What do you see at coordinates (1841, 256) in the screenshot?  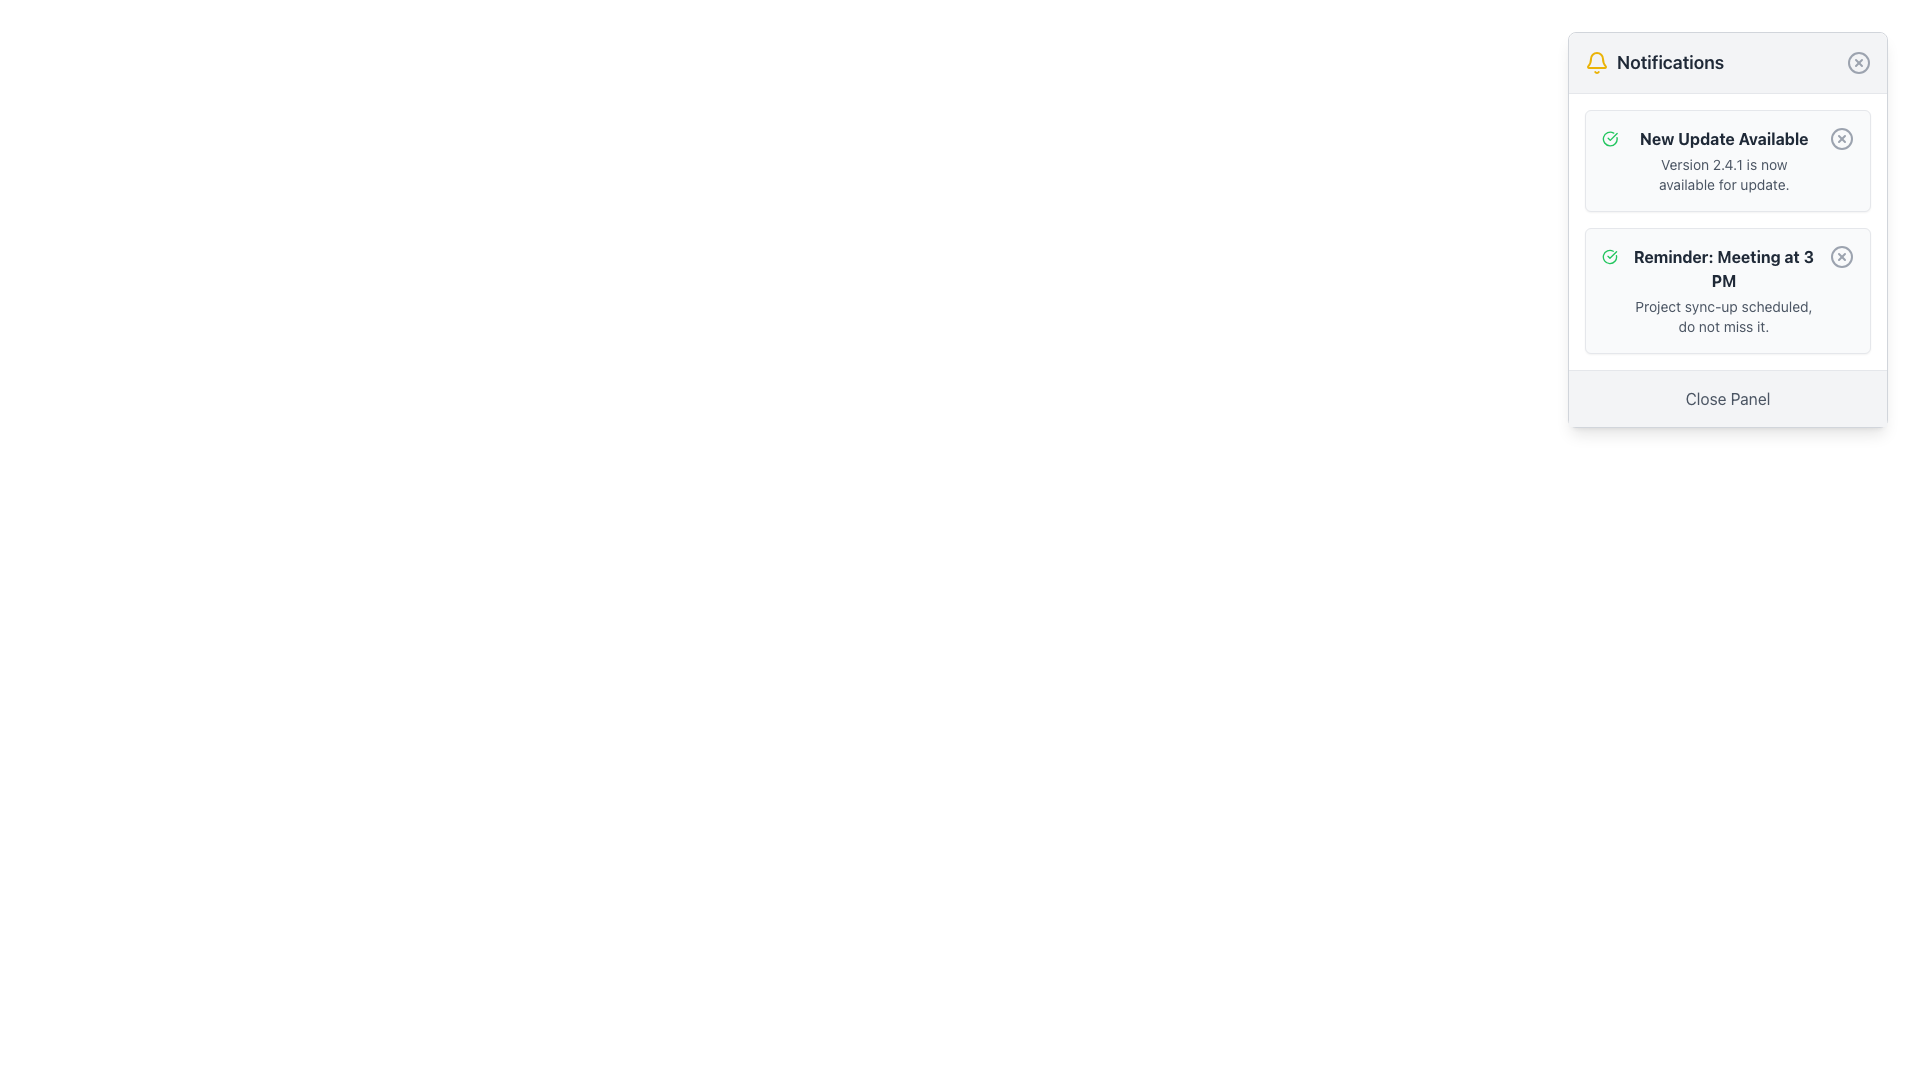 I see `the close button in the top-right corner of the notification card titled 'Reminder: Meeting at 3 PM'` at bounding box center [1841, 256].